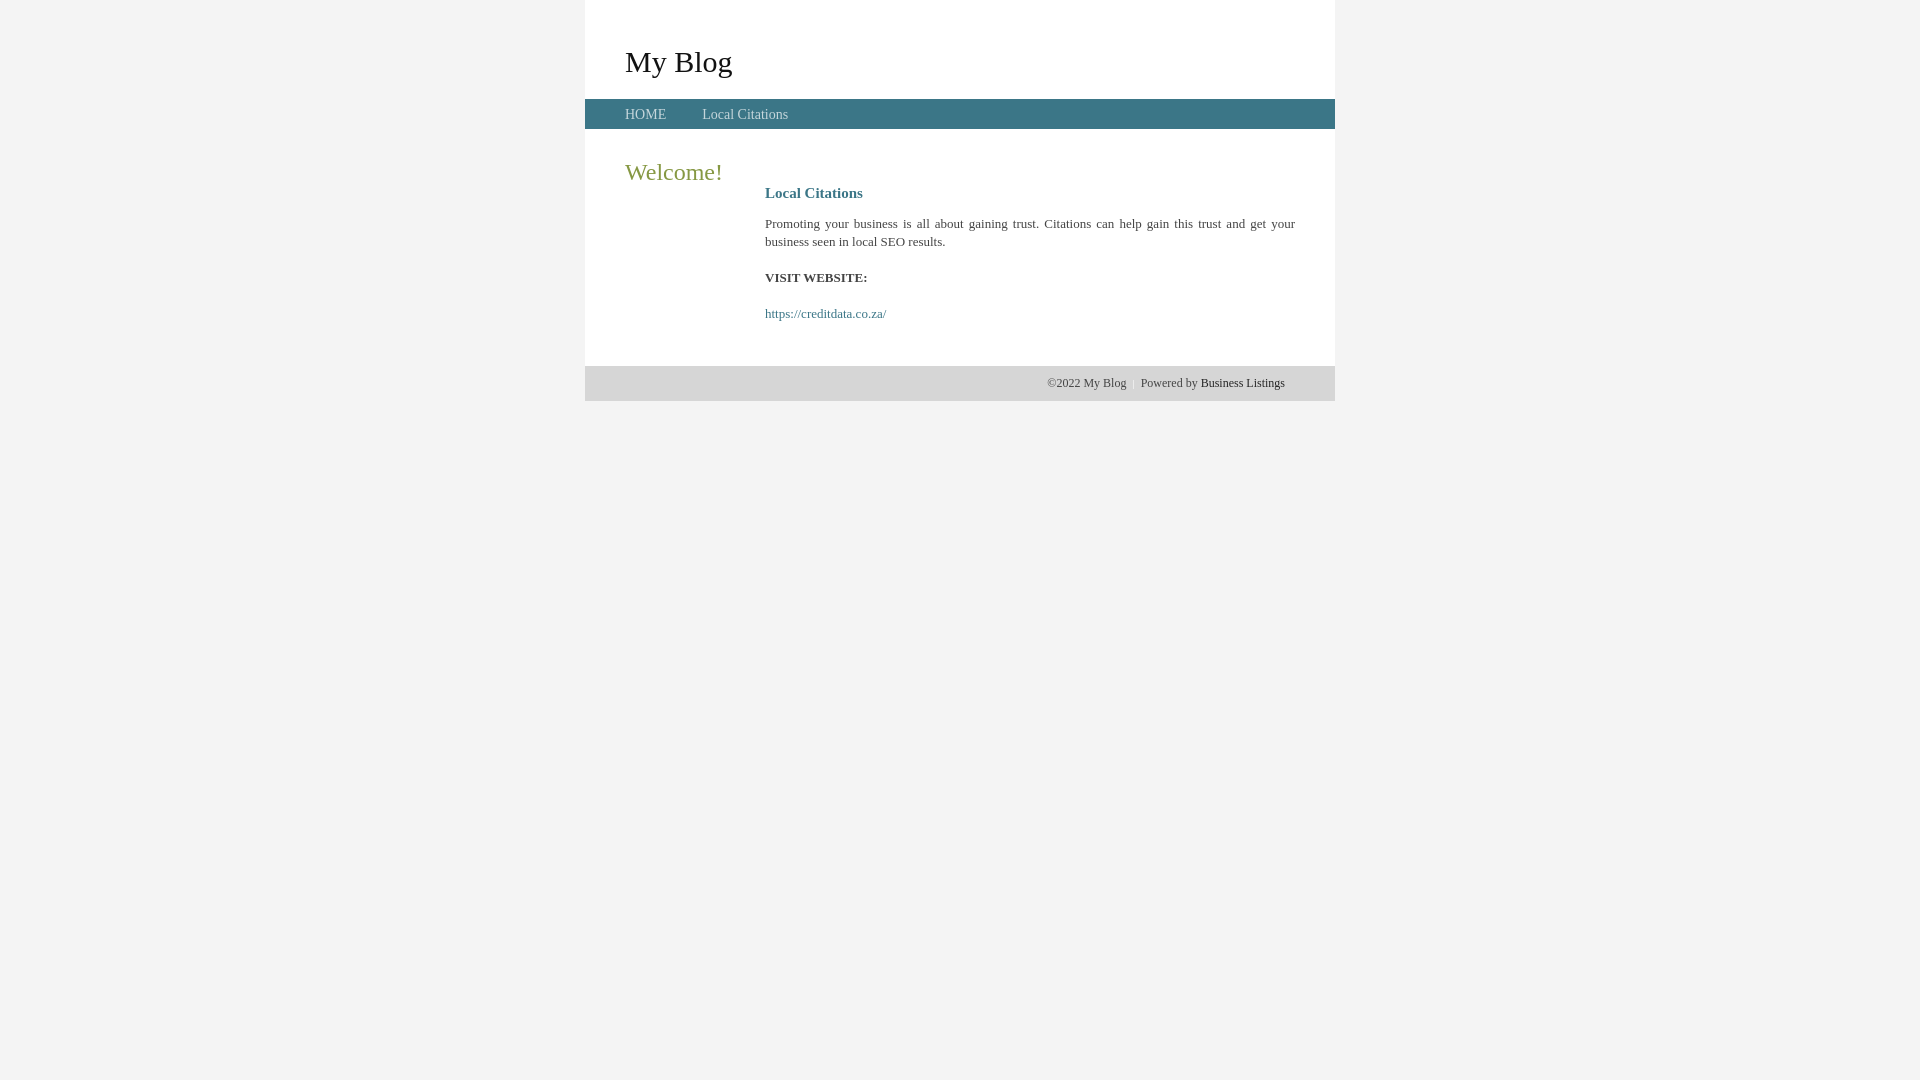 This screenshot has height=1080, width=1920. What do you see at coordinates (678, 60) in the screenshot?
I see `'My Blog'` at bounding box center [678, 60].